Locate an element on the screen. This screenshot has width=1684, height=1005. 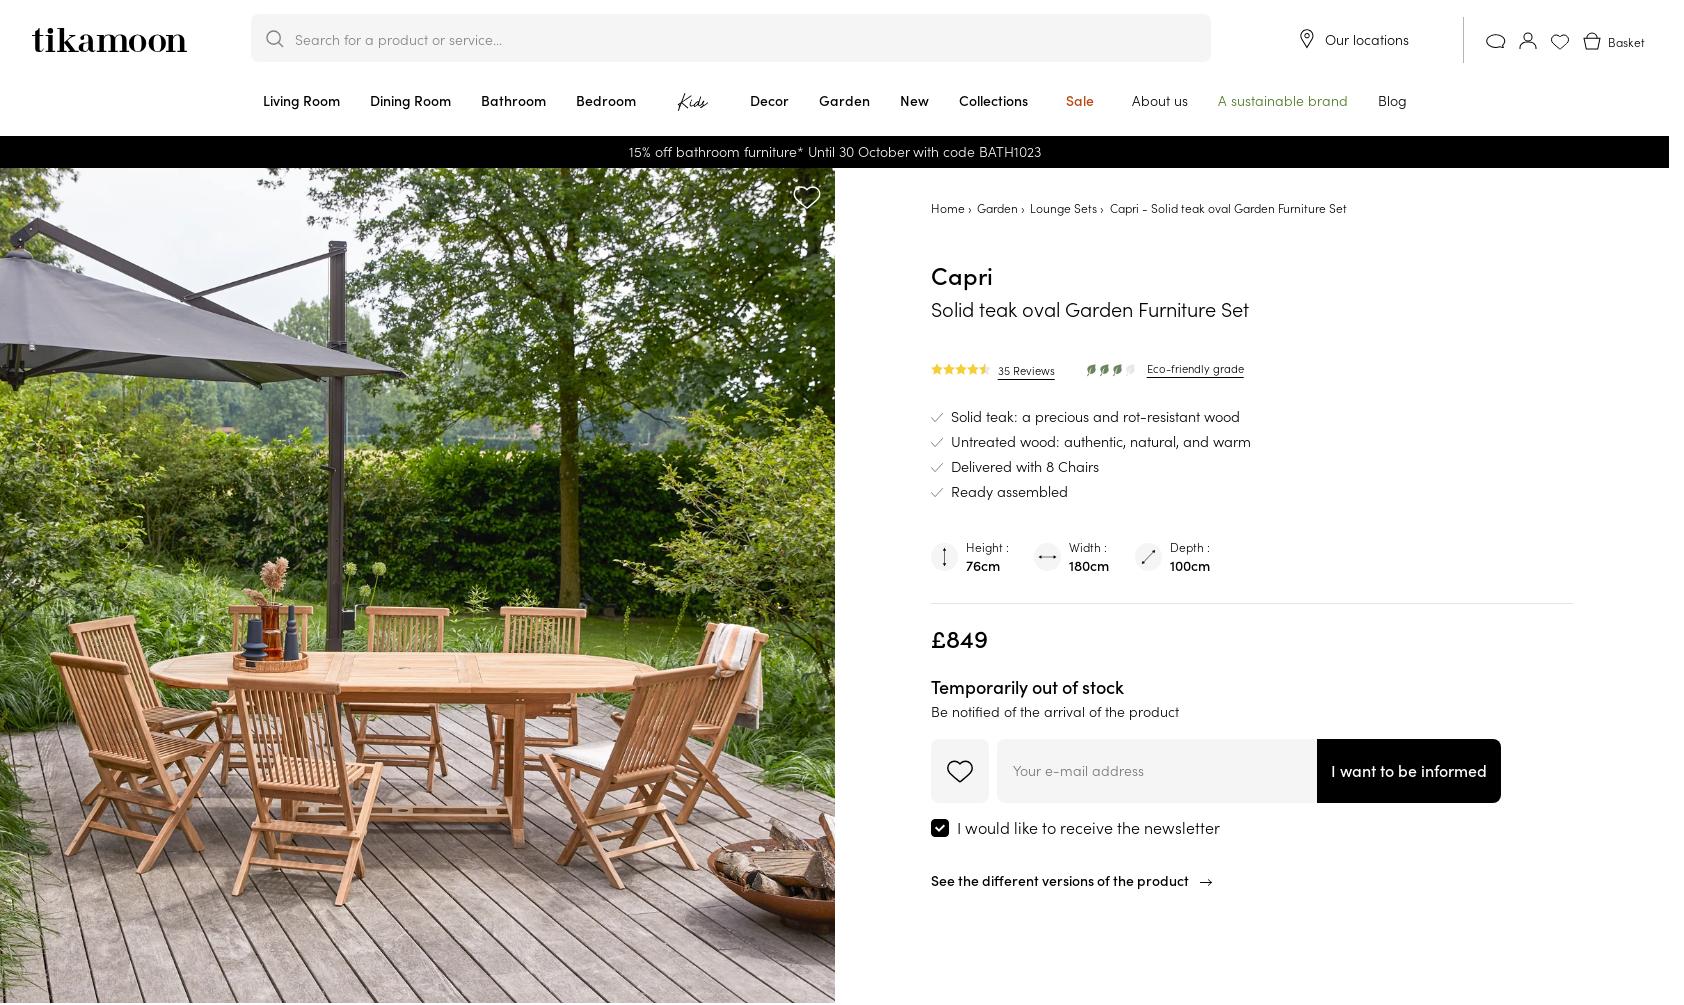
'76cm' is located at coordinates (963, 564).